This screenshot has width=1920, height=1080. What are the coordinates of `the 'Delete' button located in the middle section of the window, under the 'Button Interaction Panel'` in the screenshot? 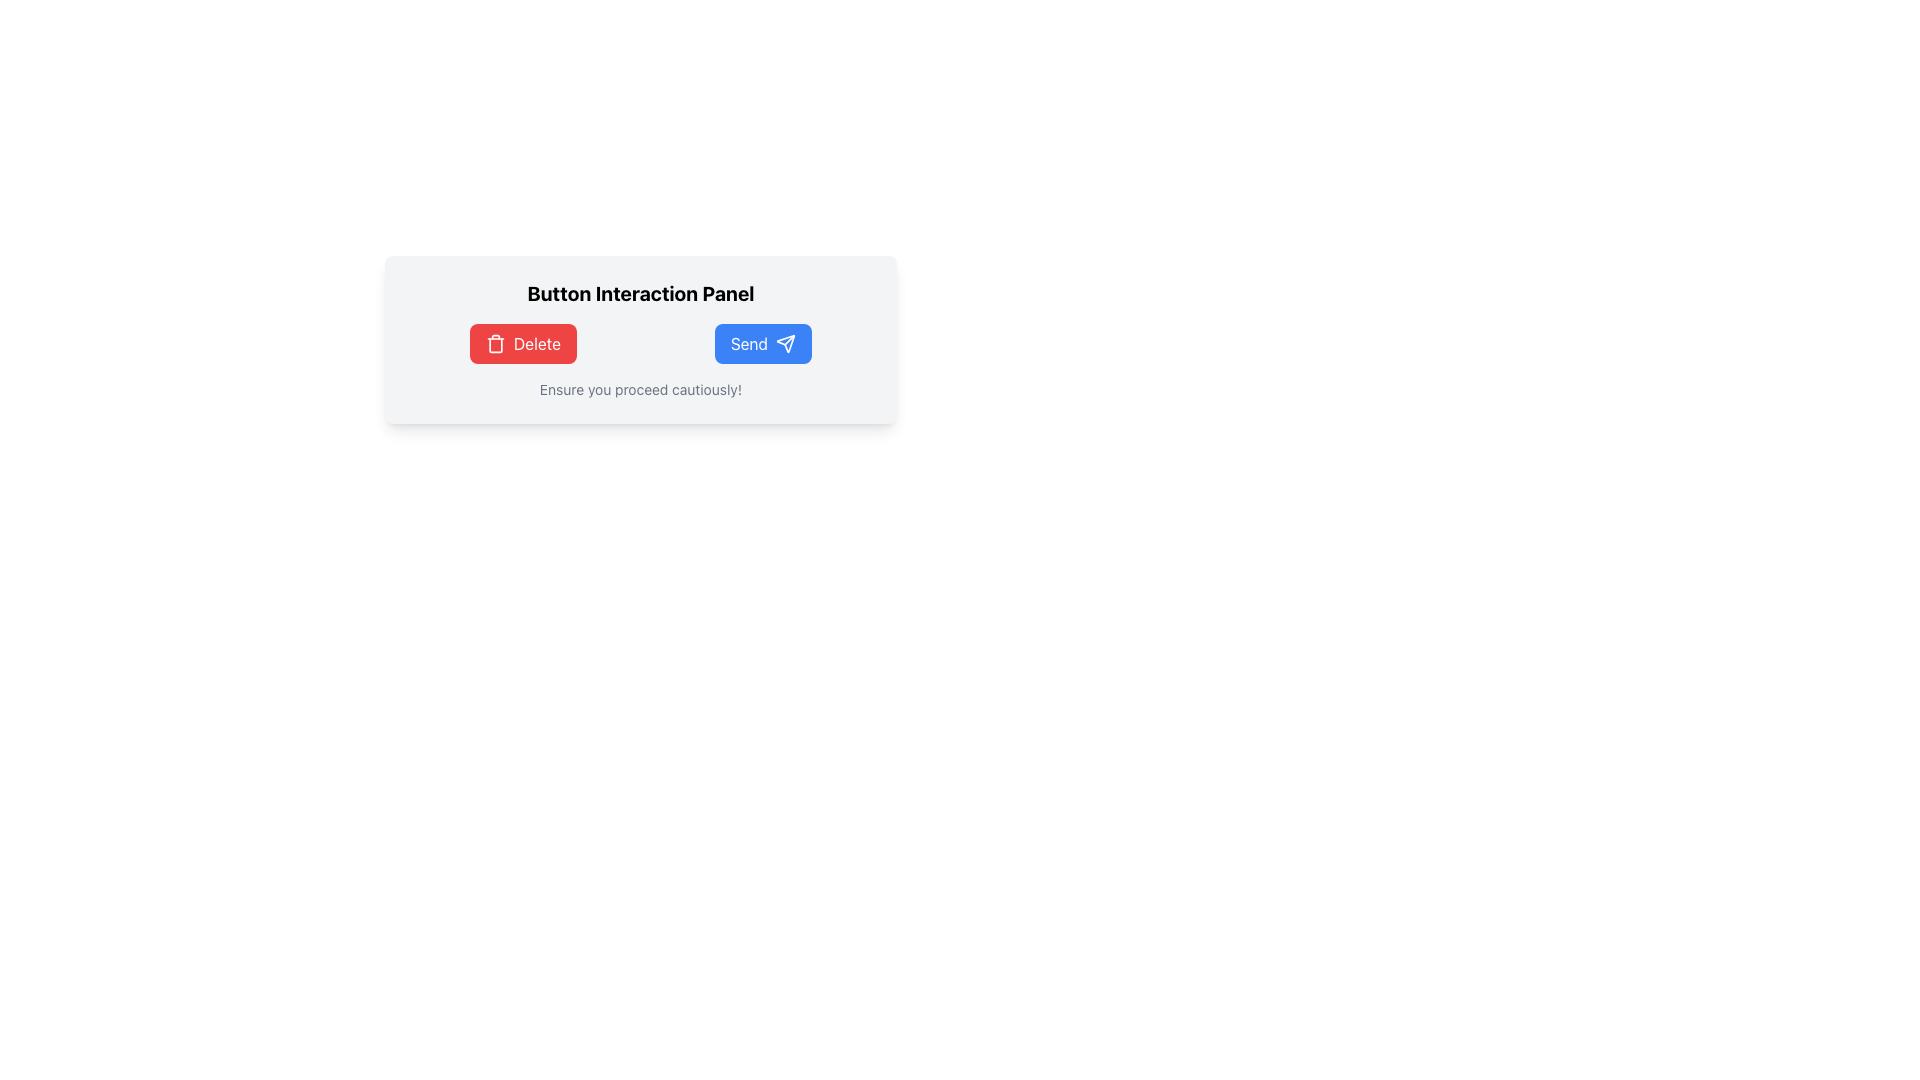 It's located at (523, 342).